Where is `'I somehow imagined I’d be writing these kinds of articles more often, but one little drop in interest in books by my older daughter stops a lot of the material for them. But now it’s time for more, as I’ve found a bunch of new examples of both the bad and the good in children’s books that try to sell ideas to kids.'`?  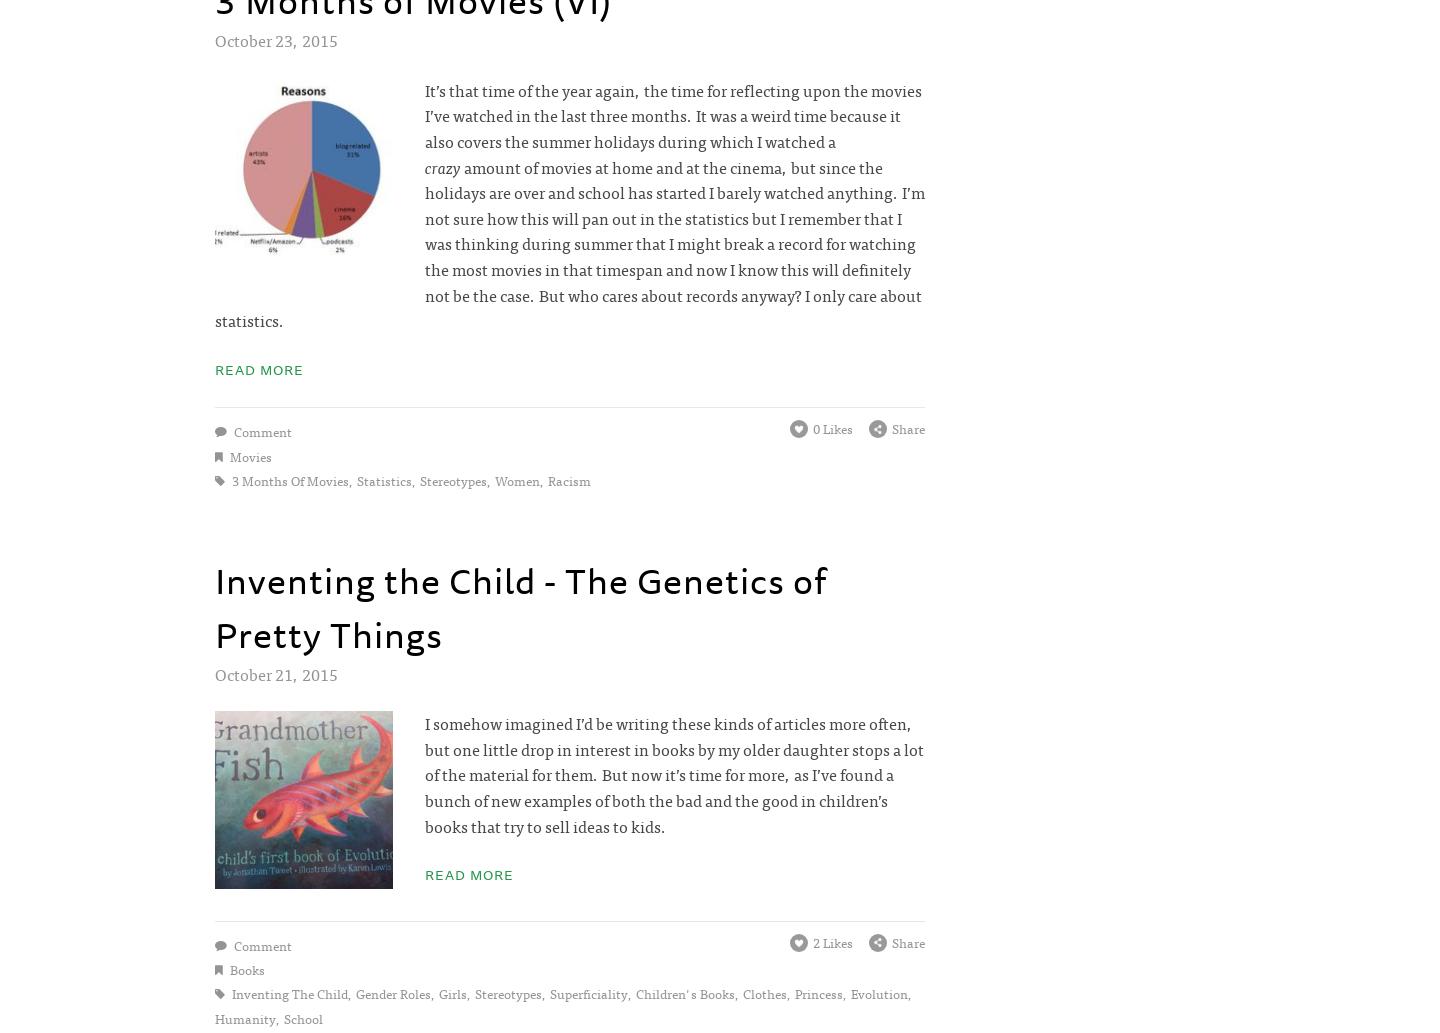
'I somehow imagined I’d be writing these kinds of articles more often, but one little drop in interest in books by my older daughter stops a lot of the material for them. But now it’s time for more, as I’ve found a bunch of new examples of both the bad and the good in children’s books that try to sell ideas to kids.' is located at coordinates (673, 774).